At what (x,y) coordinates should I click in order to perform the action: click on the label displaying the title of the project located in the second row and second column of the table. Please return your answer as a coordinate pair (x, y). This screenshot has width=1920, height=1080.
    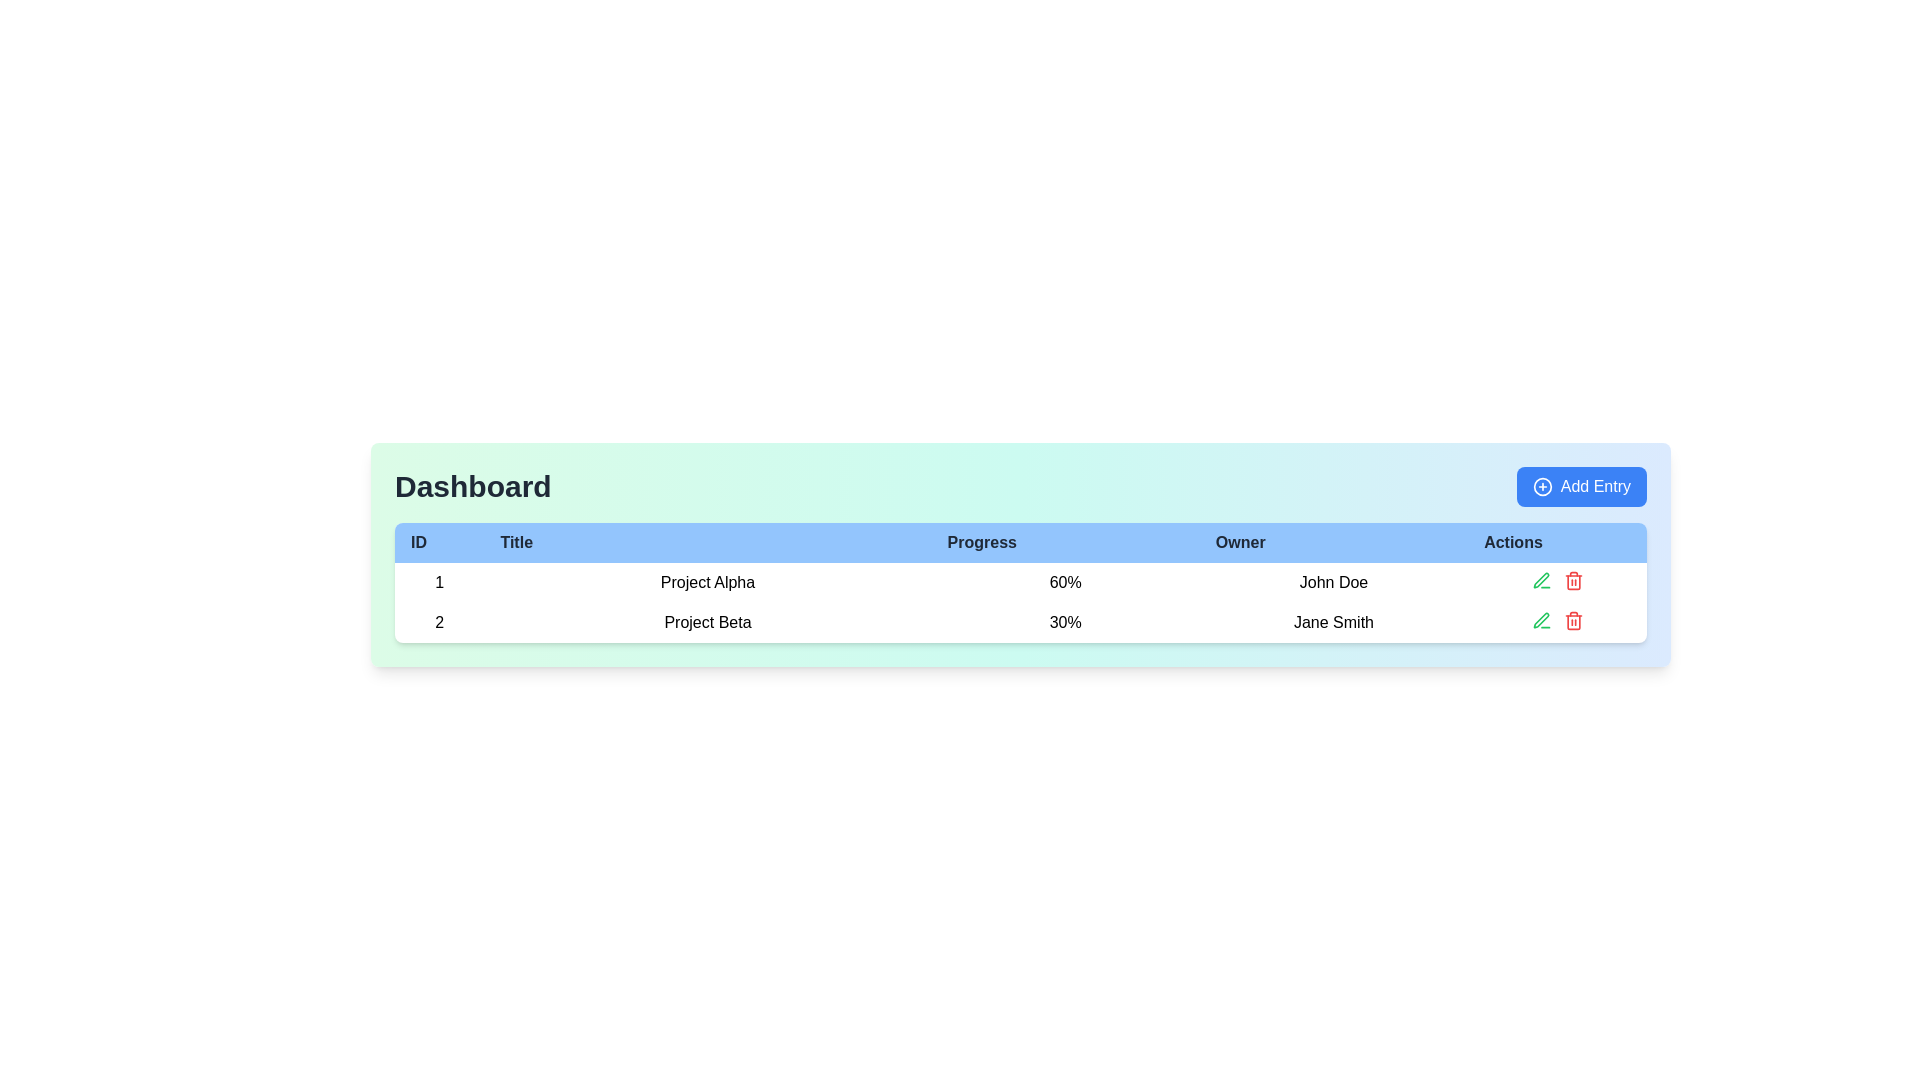
    Looking at the image, I should click on (707, 622).